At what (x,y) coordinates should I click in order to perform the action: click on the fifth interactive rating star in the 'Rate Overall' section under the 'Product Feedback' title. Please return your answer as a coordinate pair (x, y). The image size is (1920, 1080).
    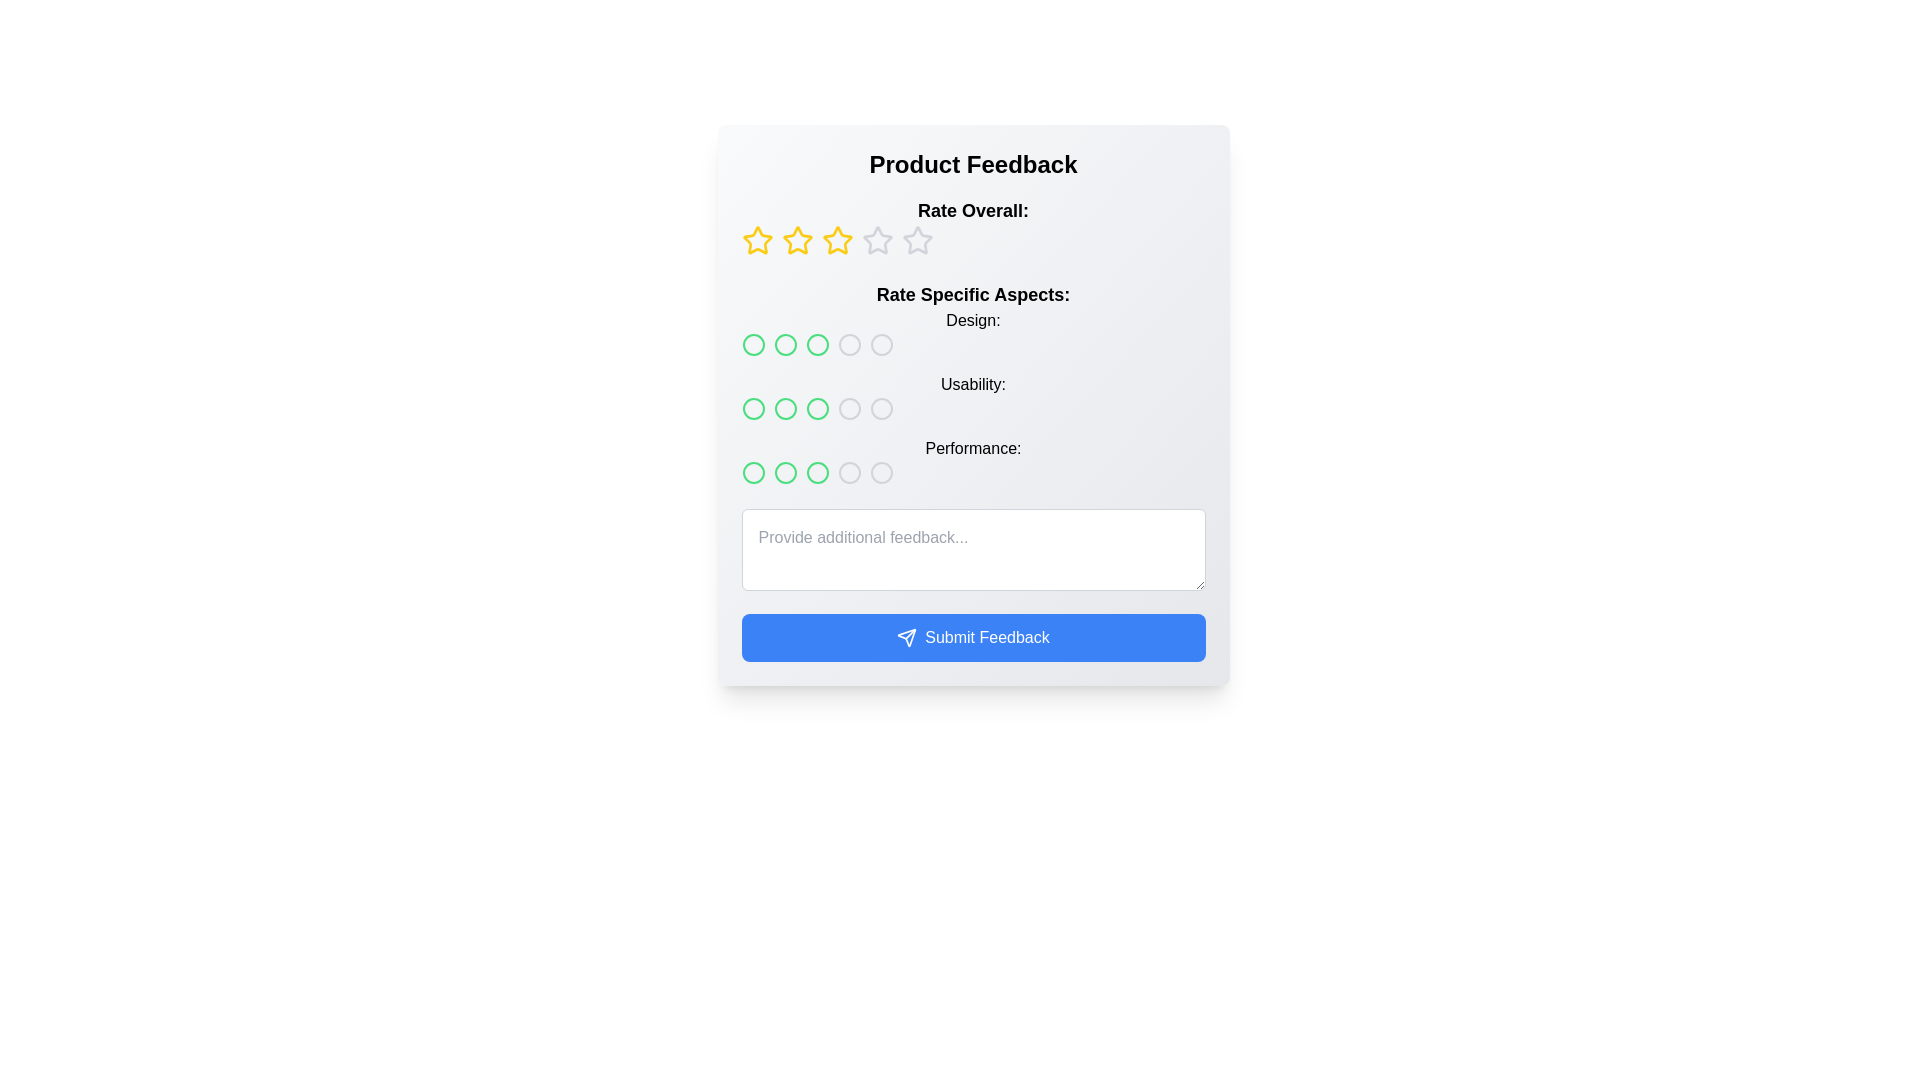
    Looking at the image, I should click on (916, 239).